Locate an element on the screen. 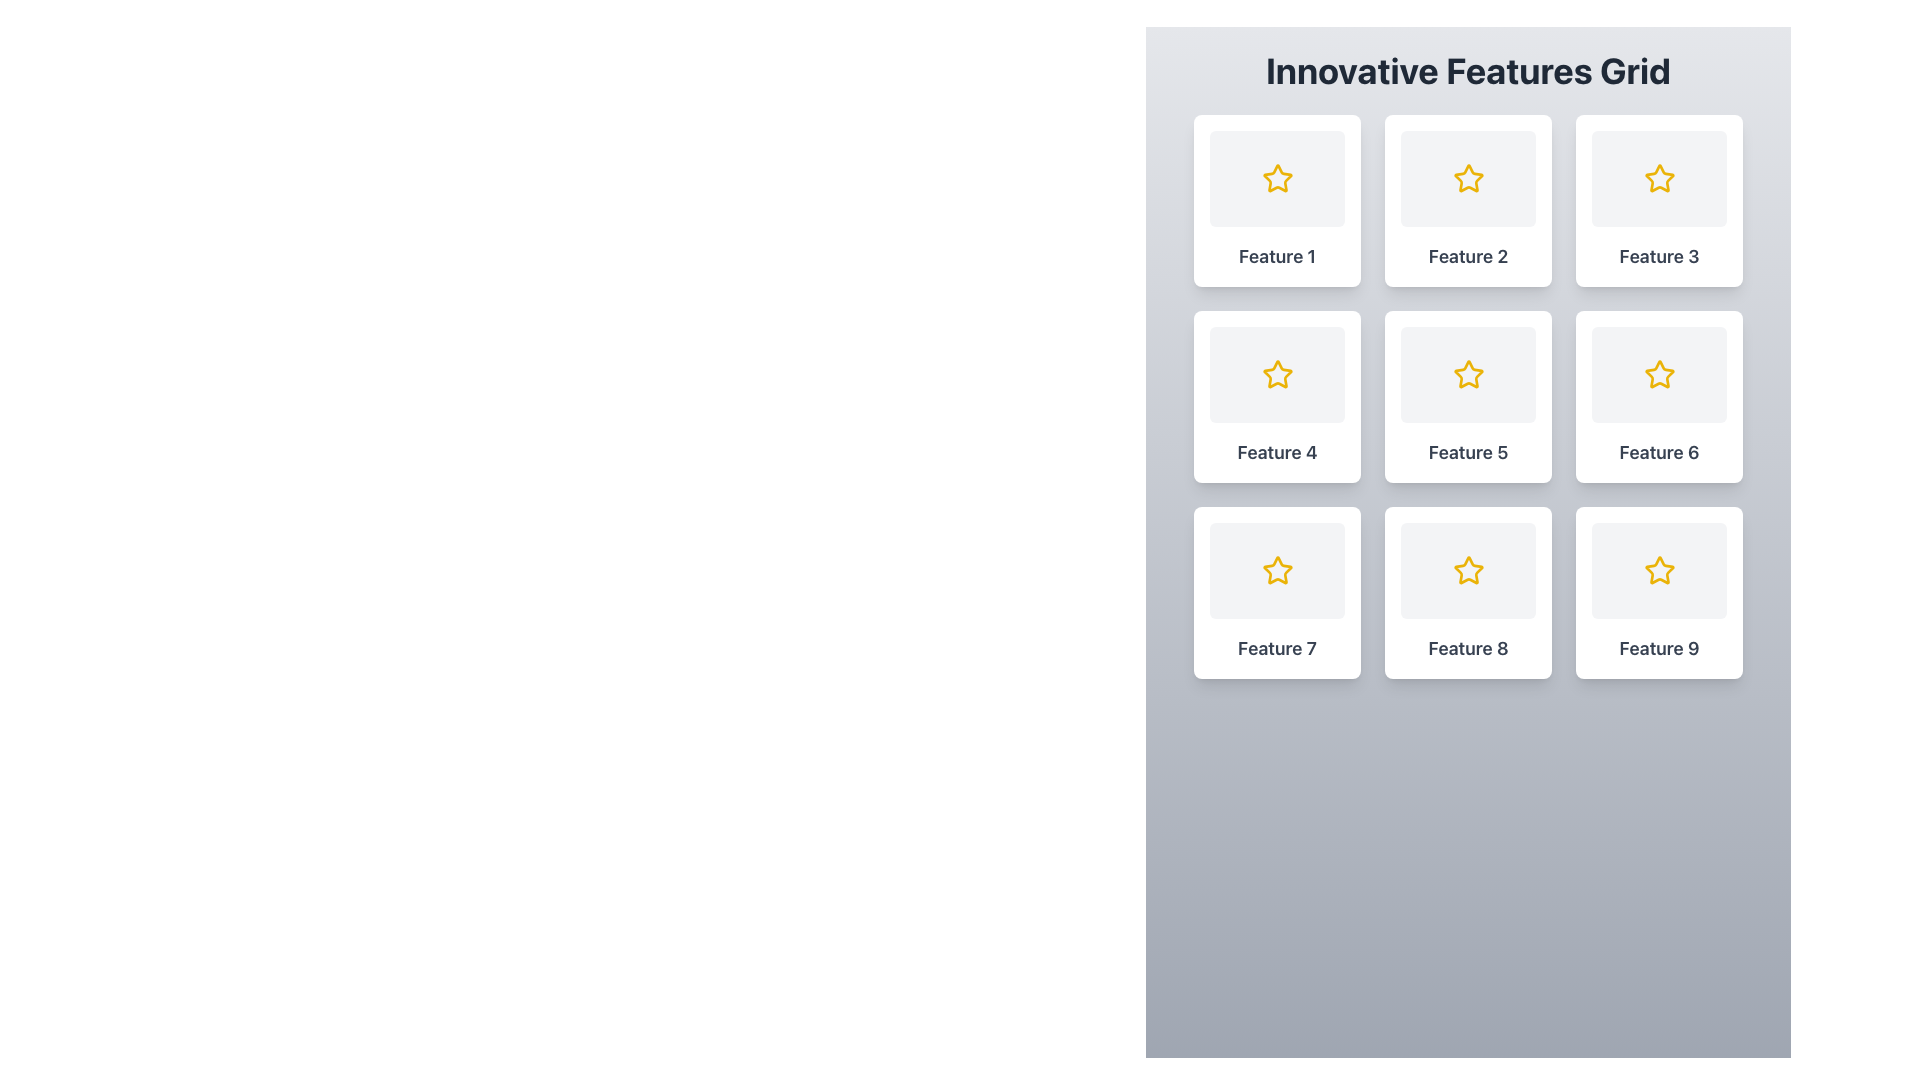 This screenshot has width=1920, height=1080. the symbolic feature icon located in the second cell of the first row under 'Innovative Features Grid' is located at coordinates (1468, 177).